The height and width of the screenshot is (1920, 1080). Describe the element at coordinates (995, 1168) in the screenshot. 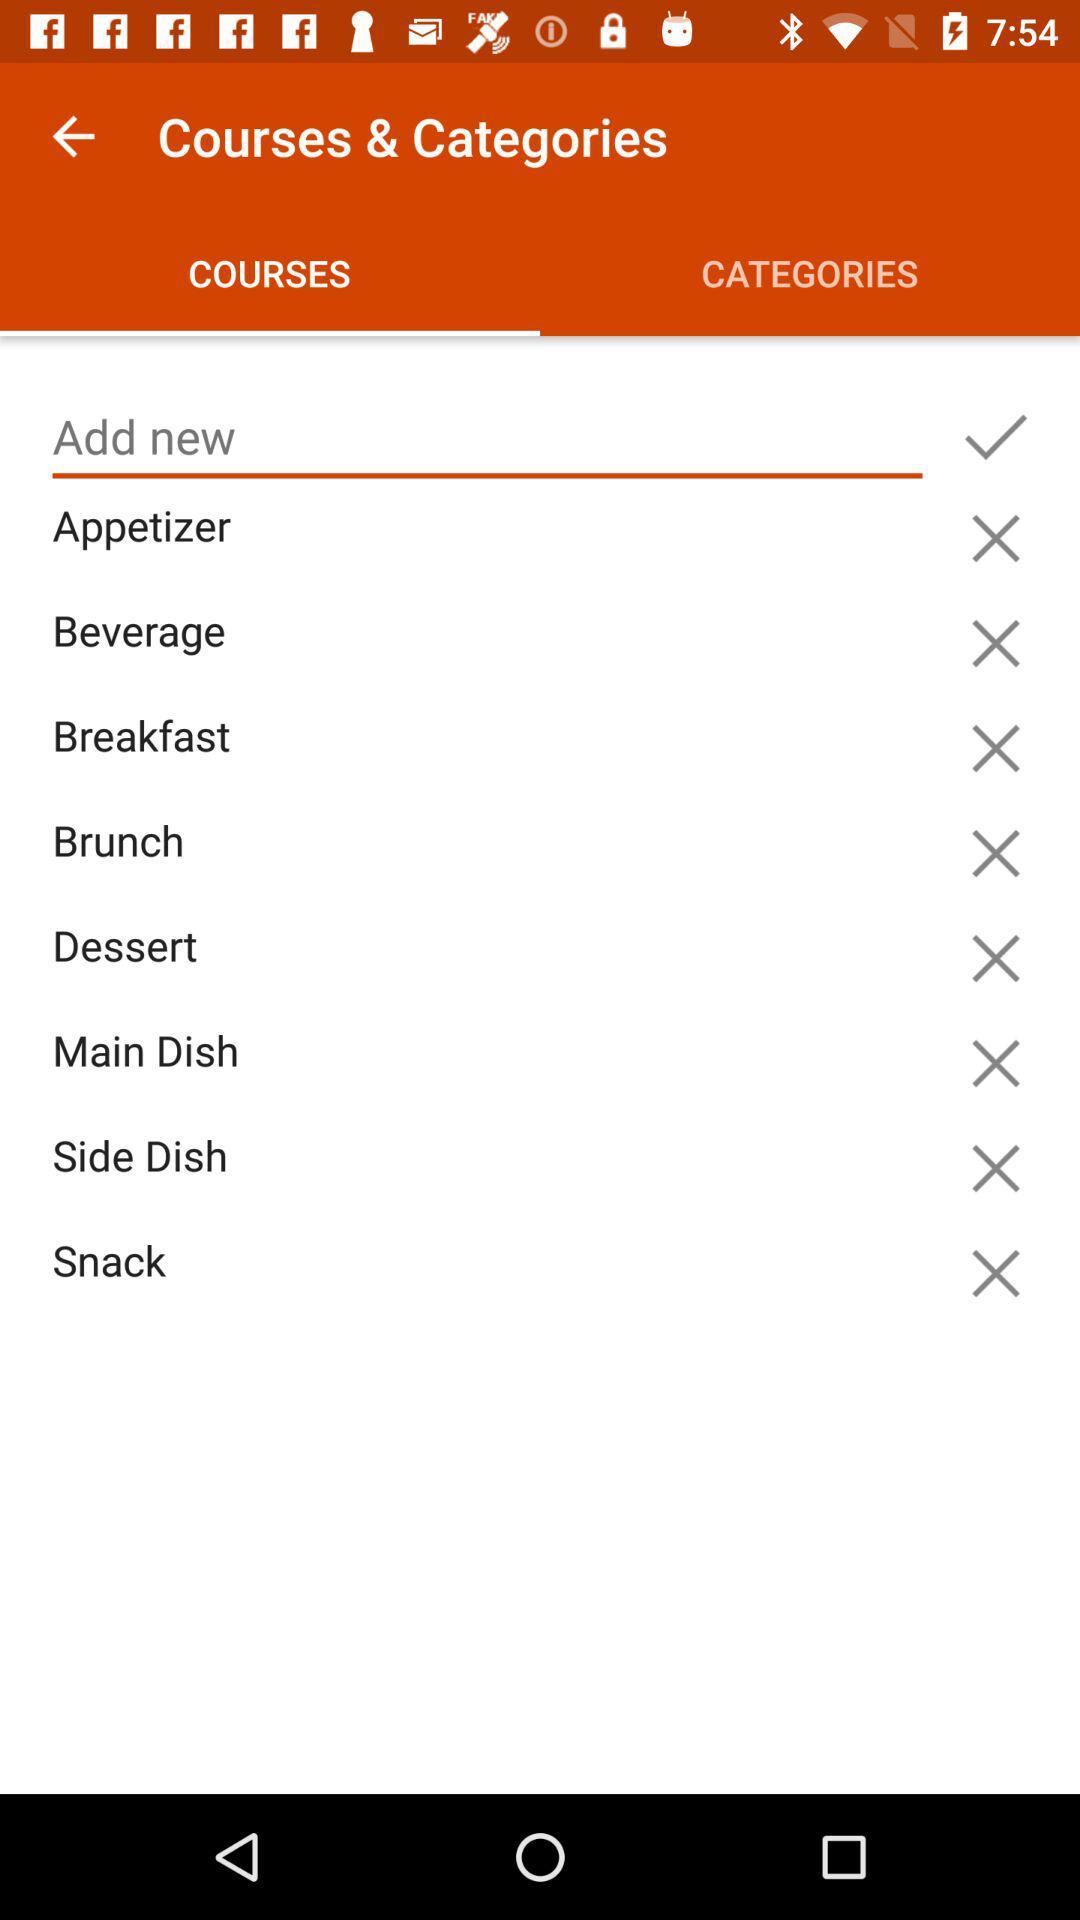

I see `remove side dish course` at that location.